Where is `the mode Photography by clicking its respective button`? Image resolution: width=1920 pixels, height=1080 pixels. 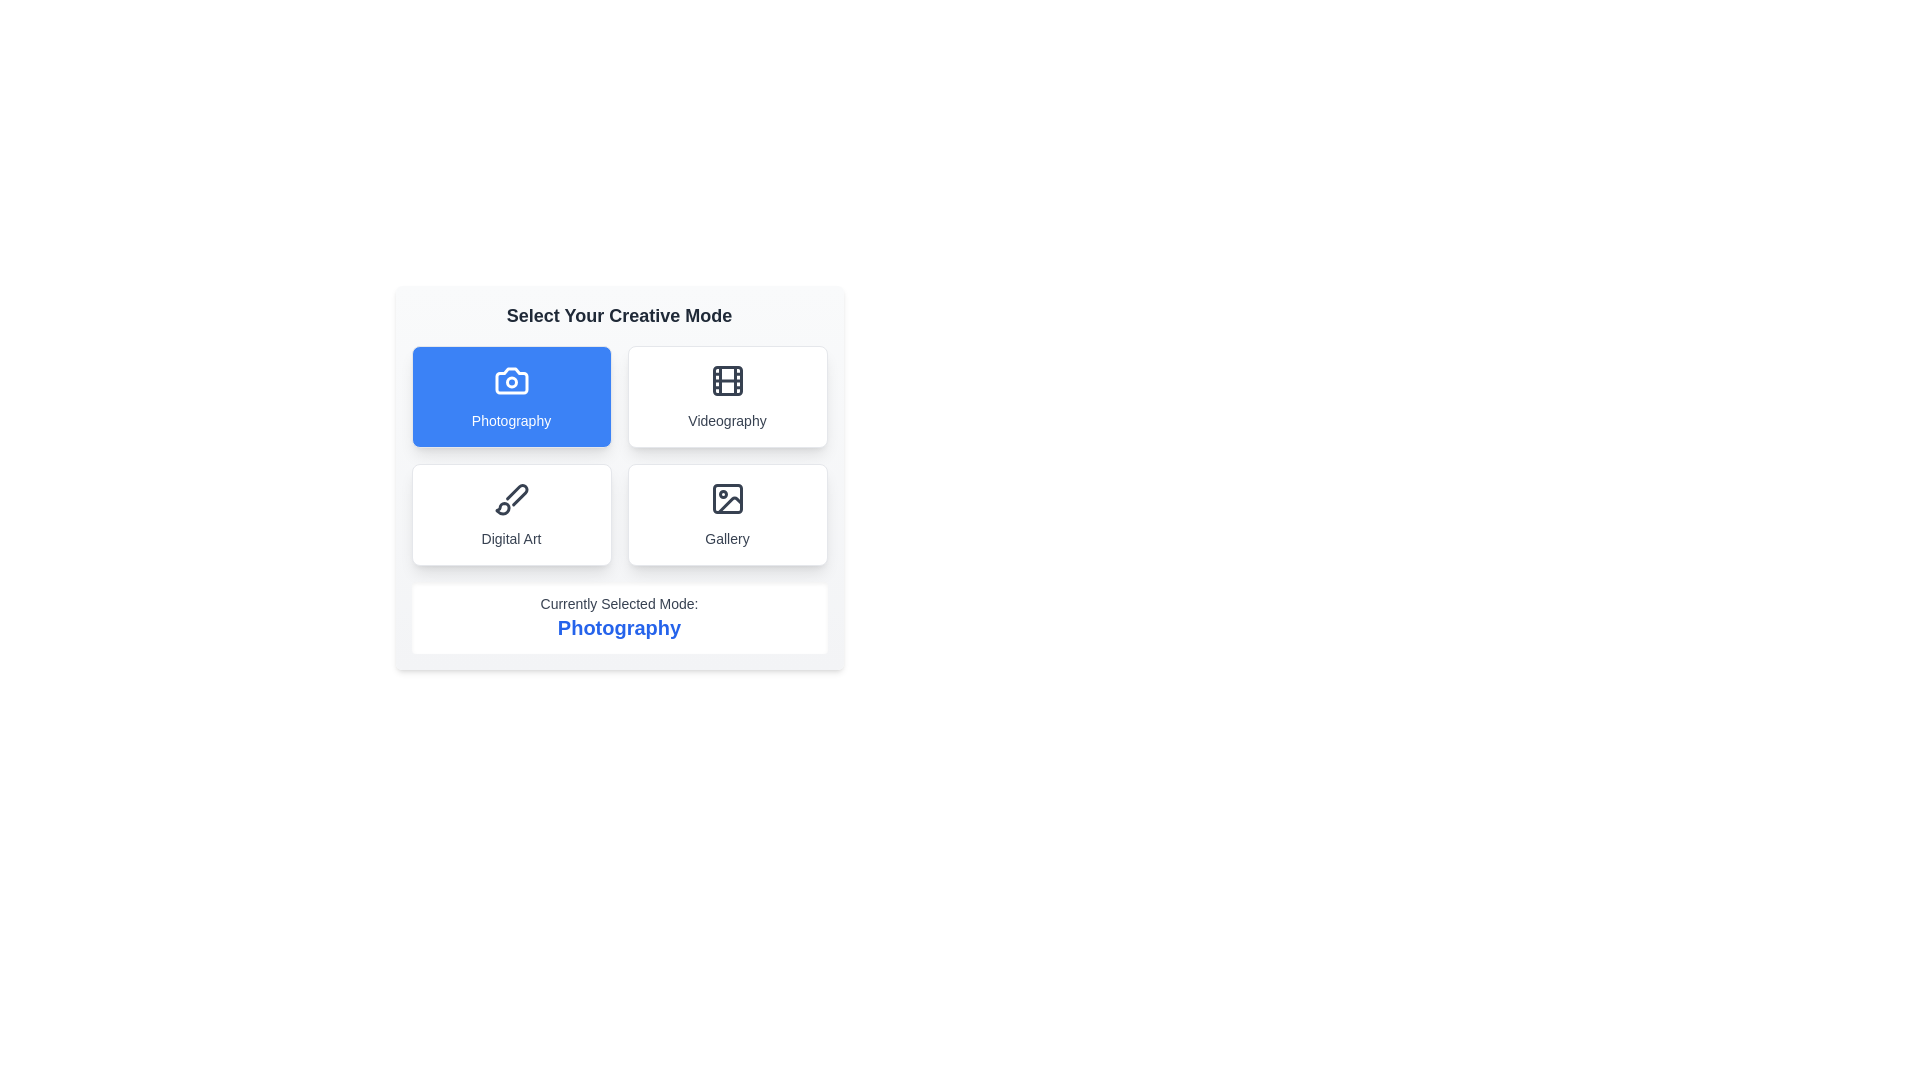 the mode Photography by clicking its respective button is located at coordinates (511, 397).